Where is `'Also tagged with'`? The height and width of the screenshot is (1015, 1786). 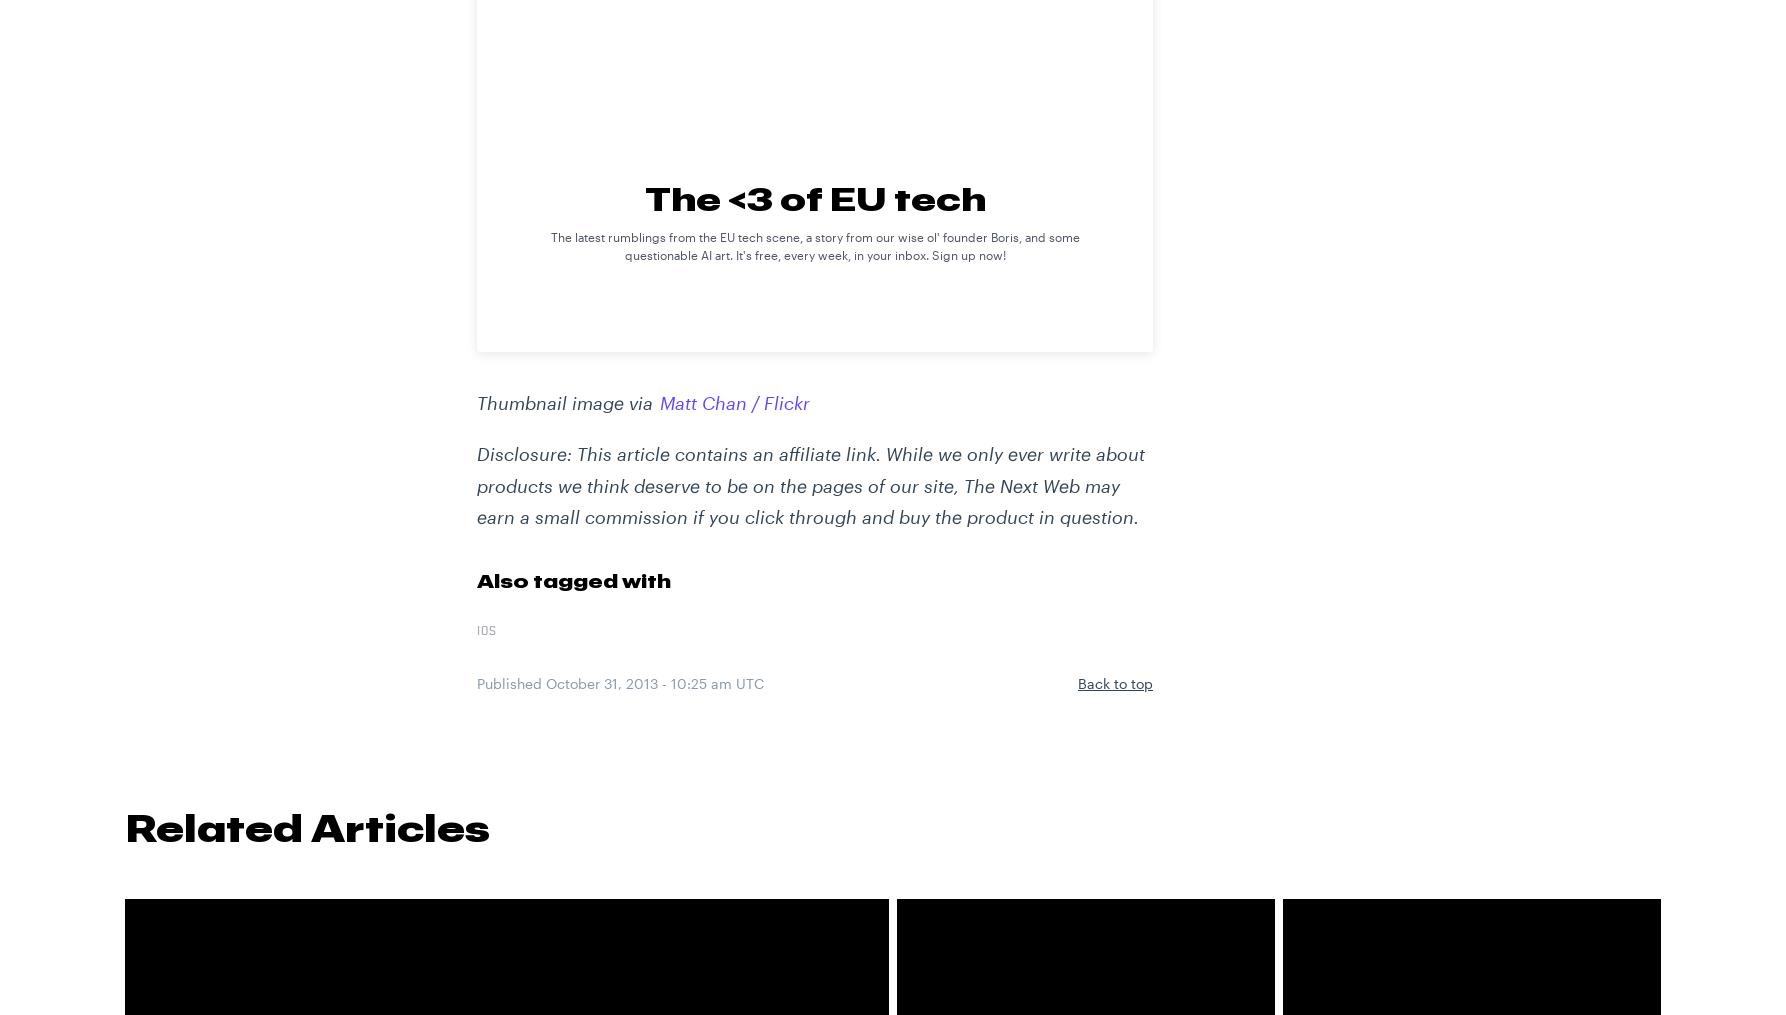
'Also tagged with' is located at coordinates (573, 579).